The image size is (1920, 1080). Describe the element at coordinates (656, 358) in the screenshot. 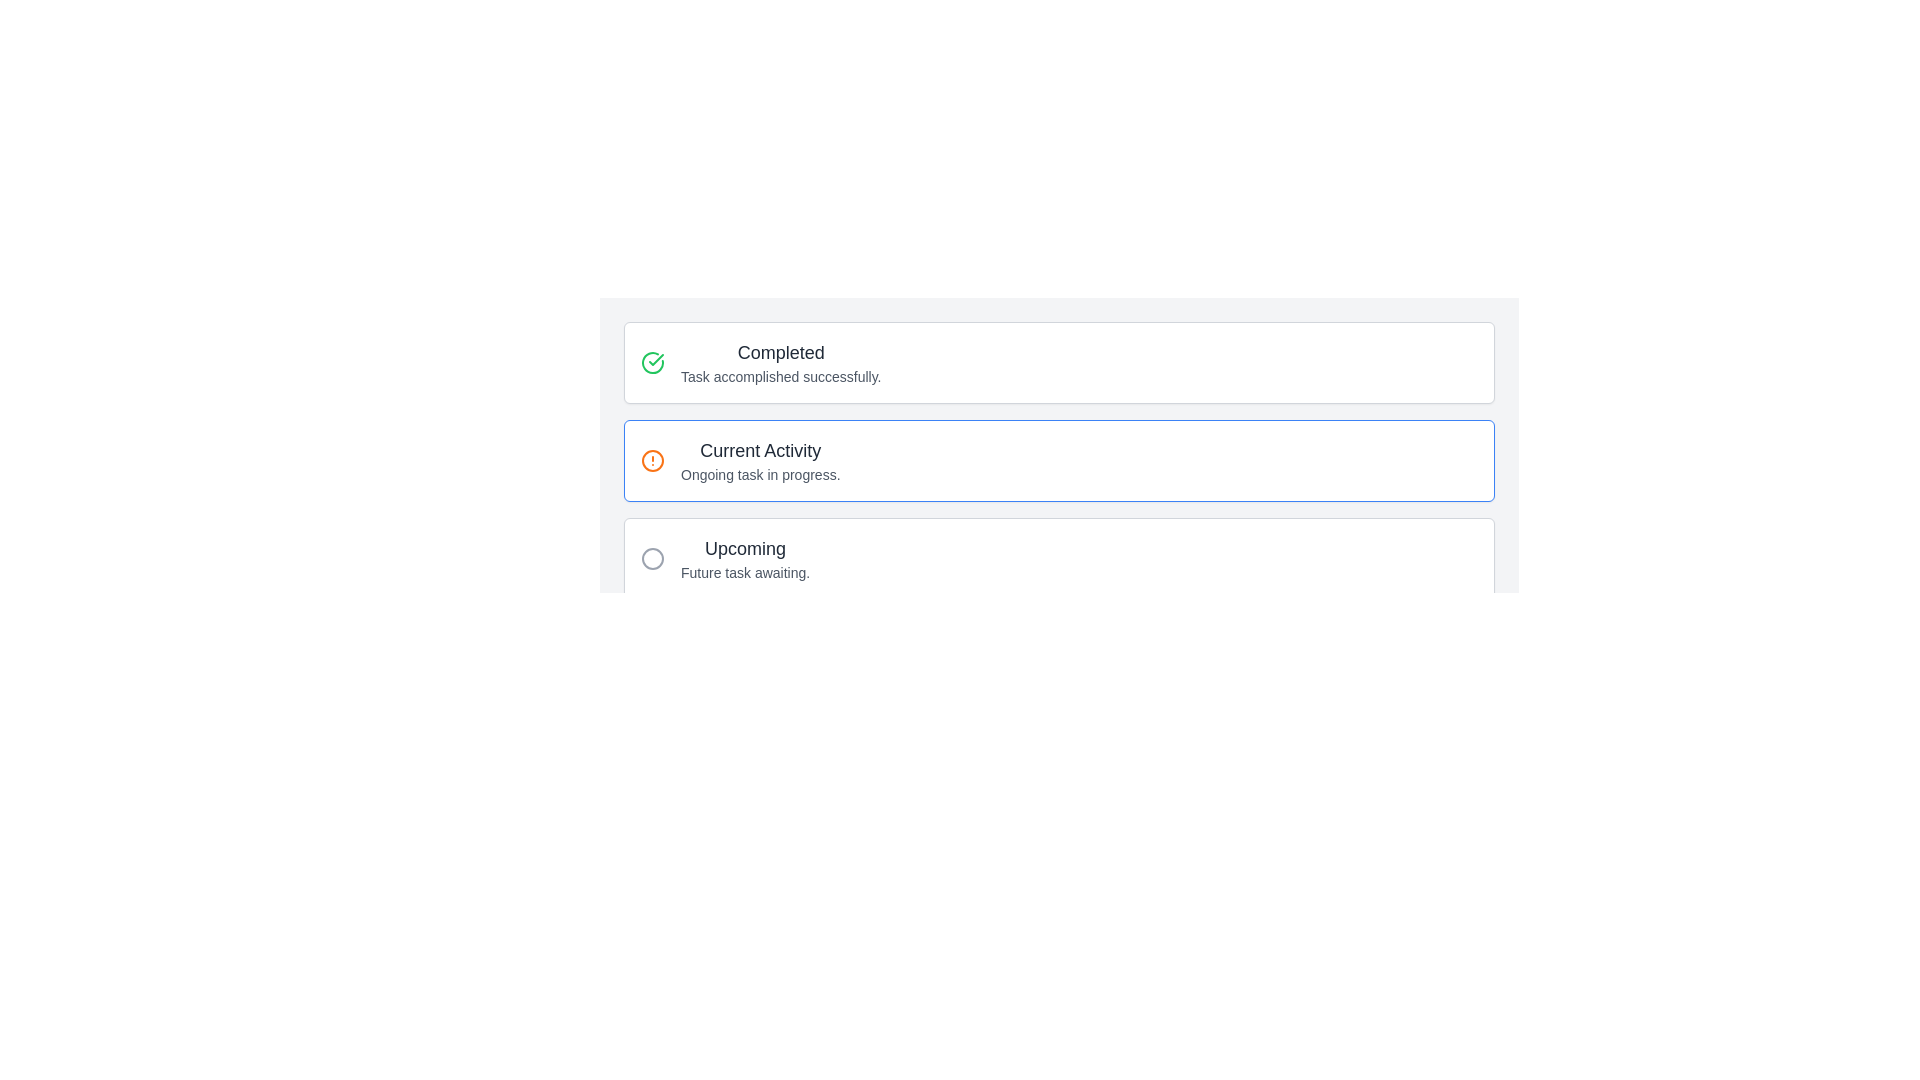

I see `the checkmark icon with a green outline indicating successful completion, located at the top-left corner of the 'Completed' section in the list of activities` at that location.